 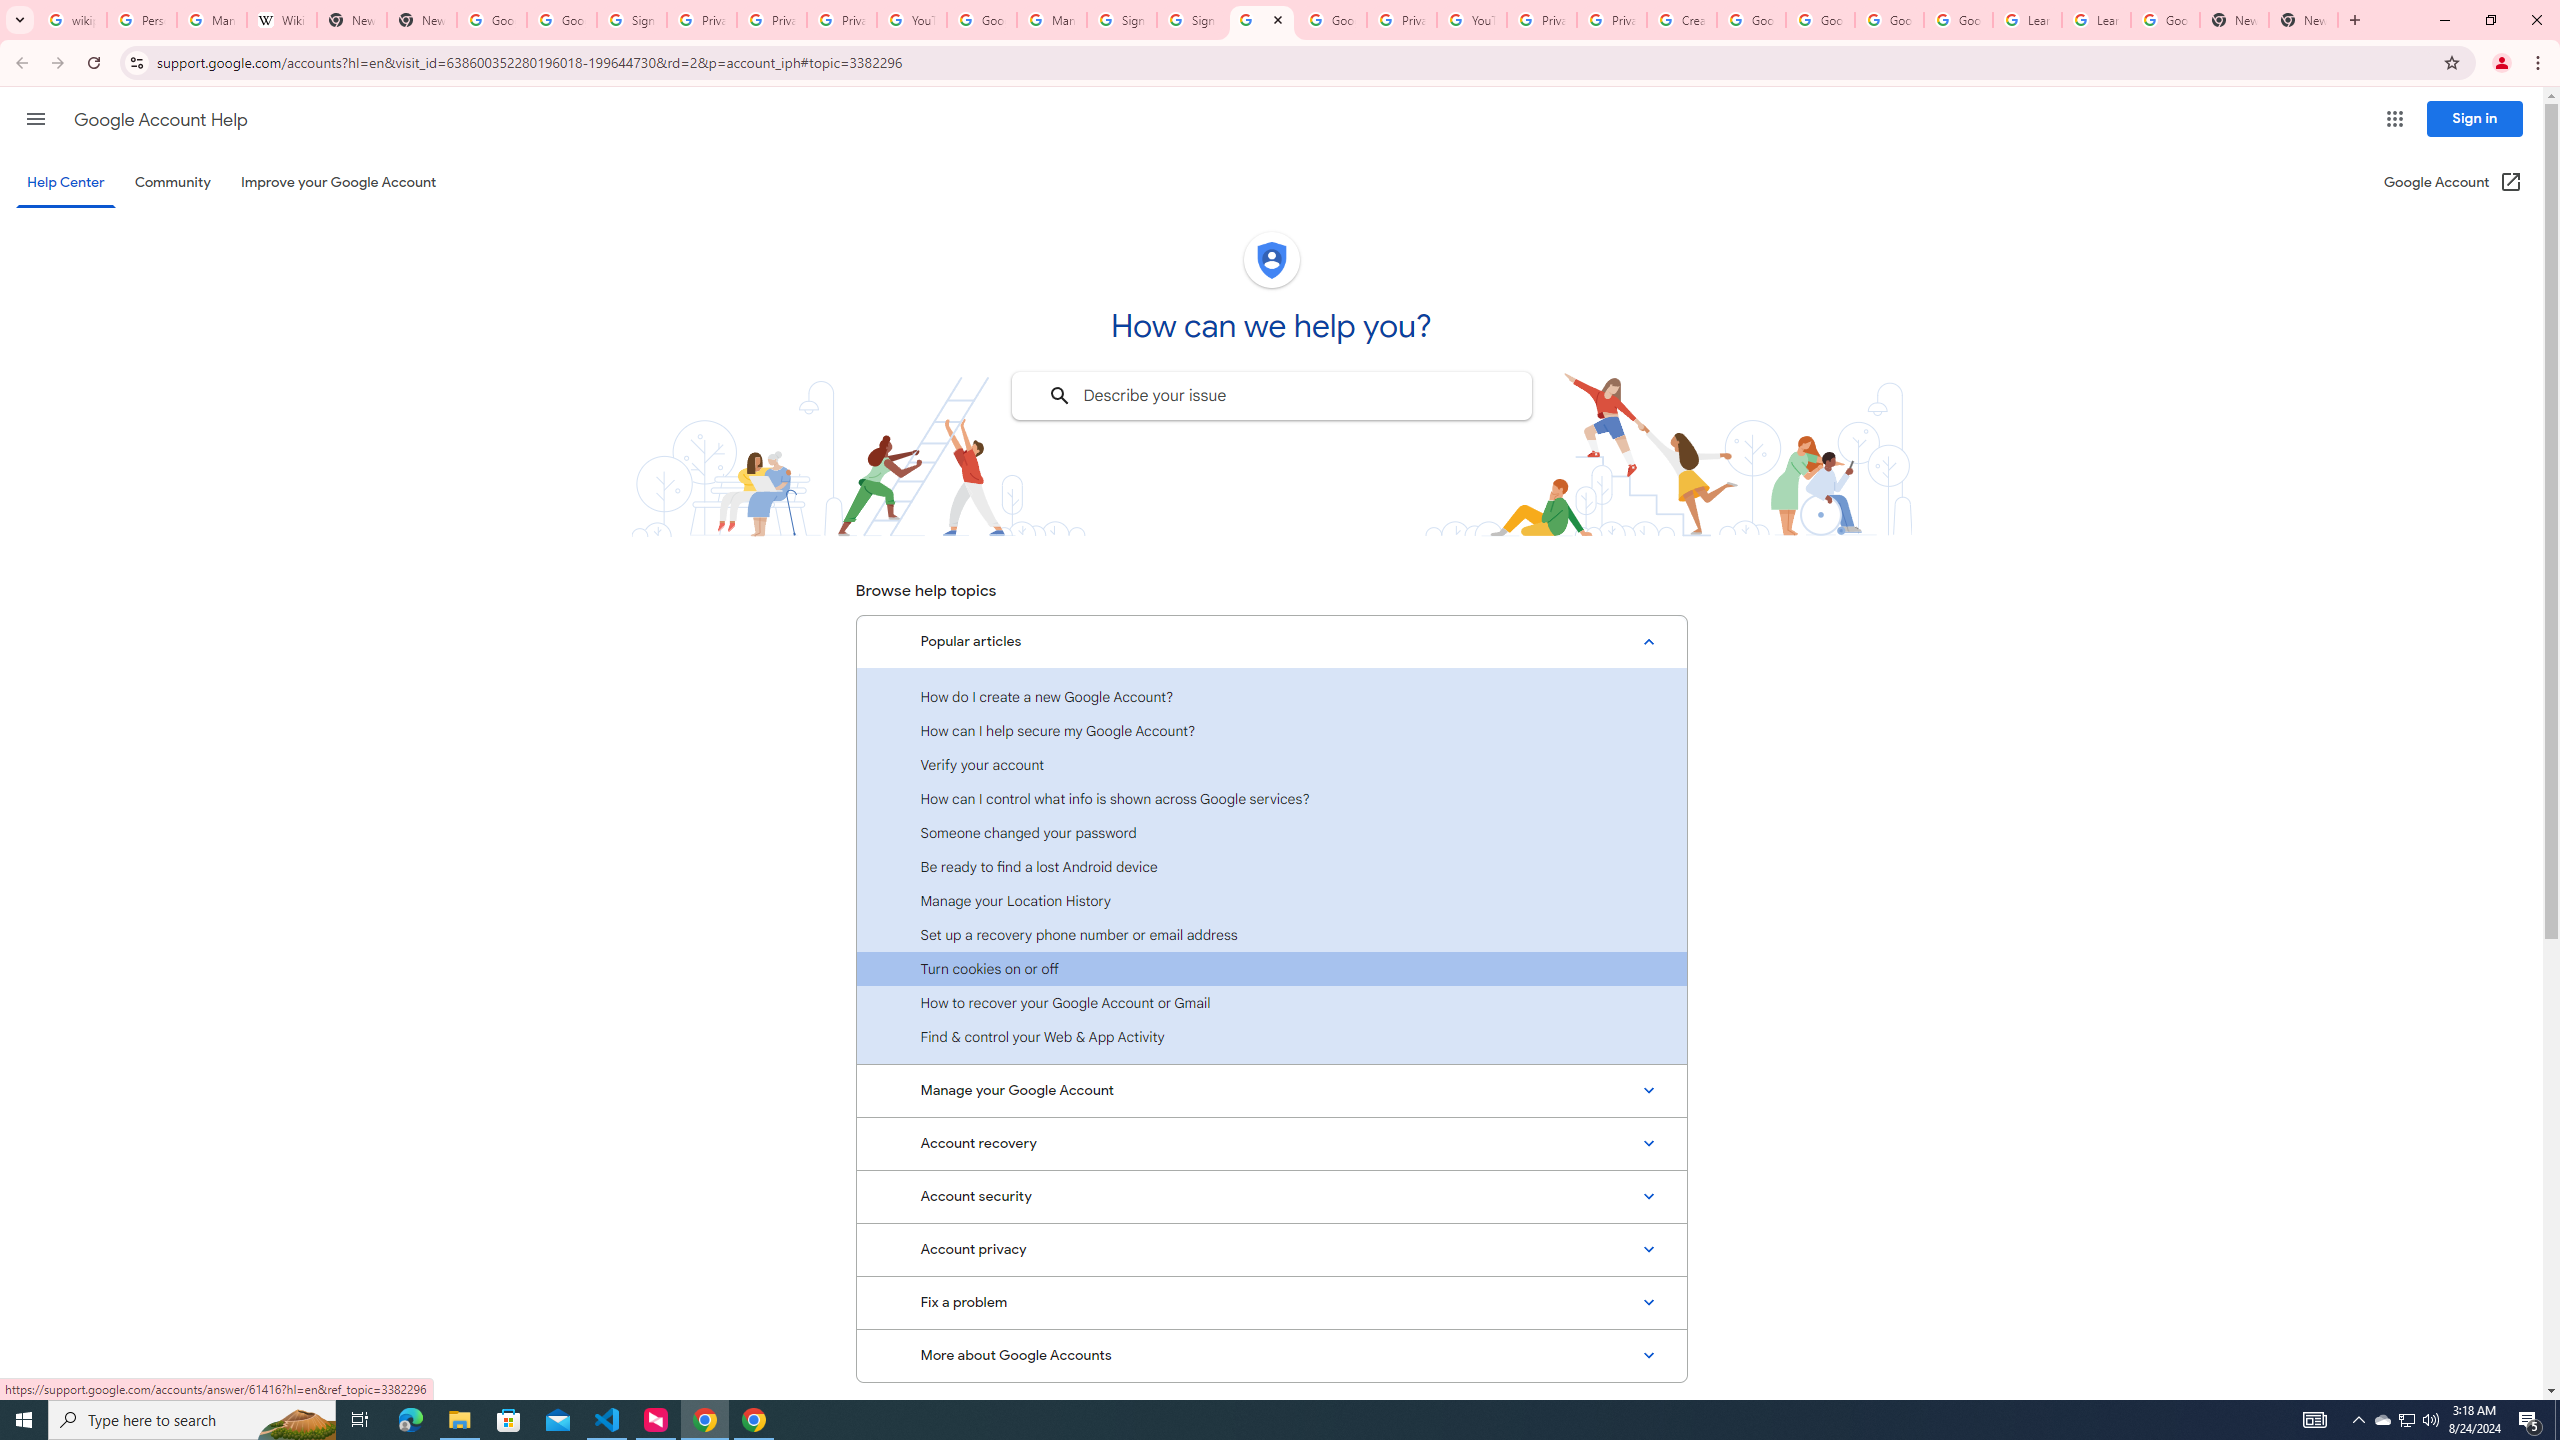 I want to click on 'Improve your Google Account', so click(x=338, y=181).